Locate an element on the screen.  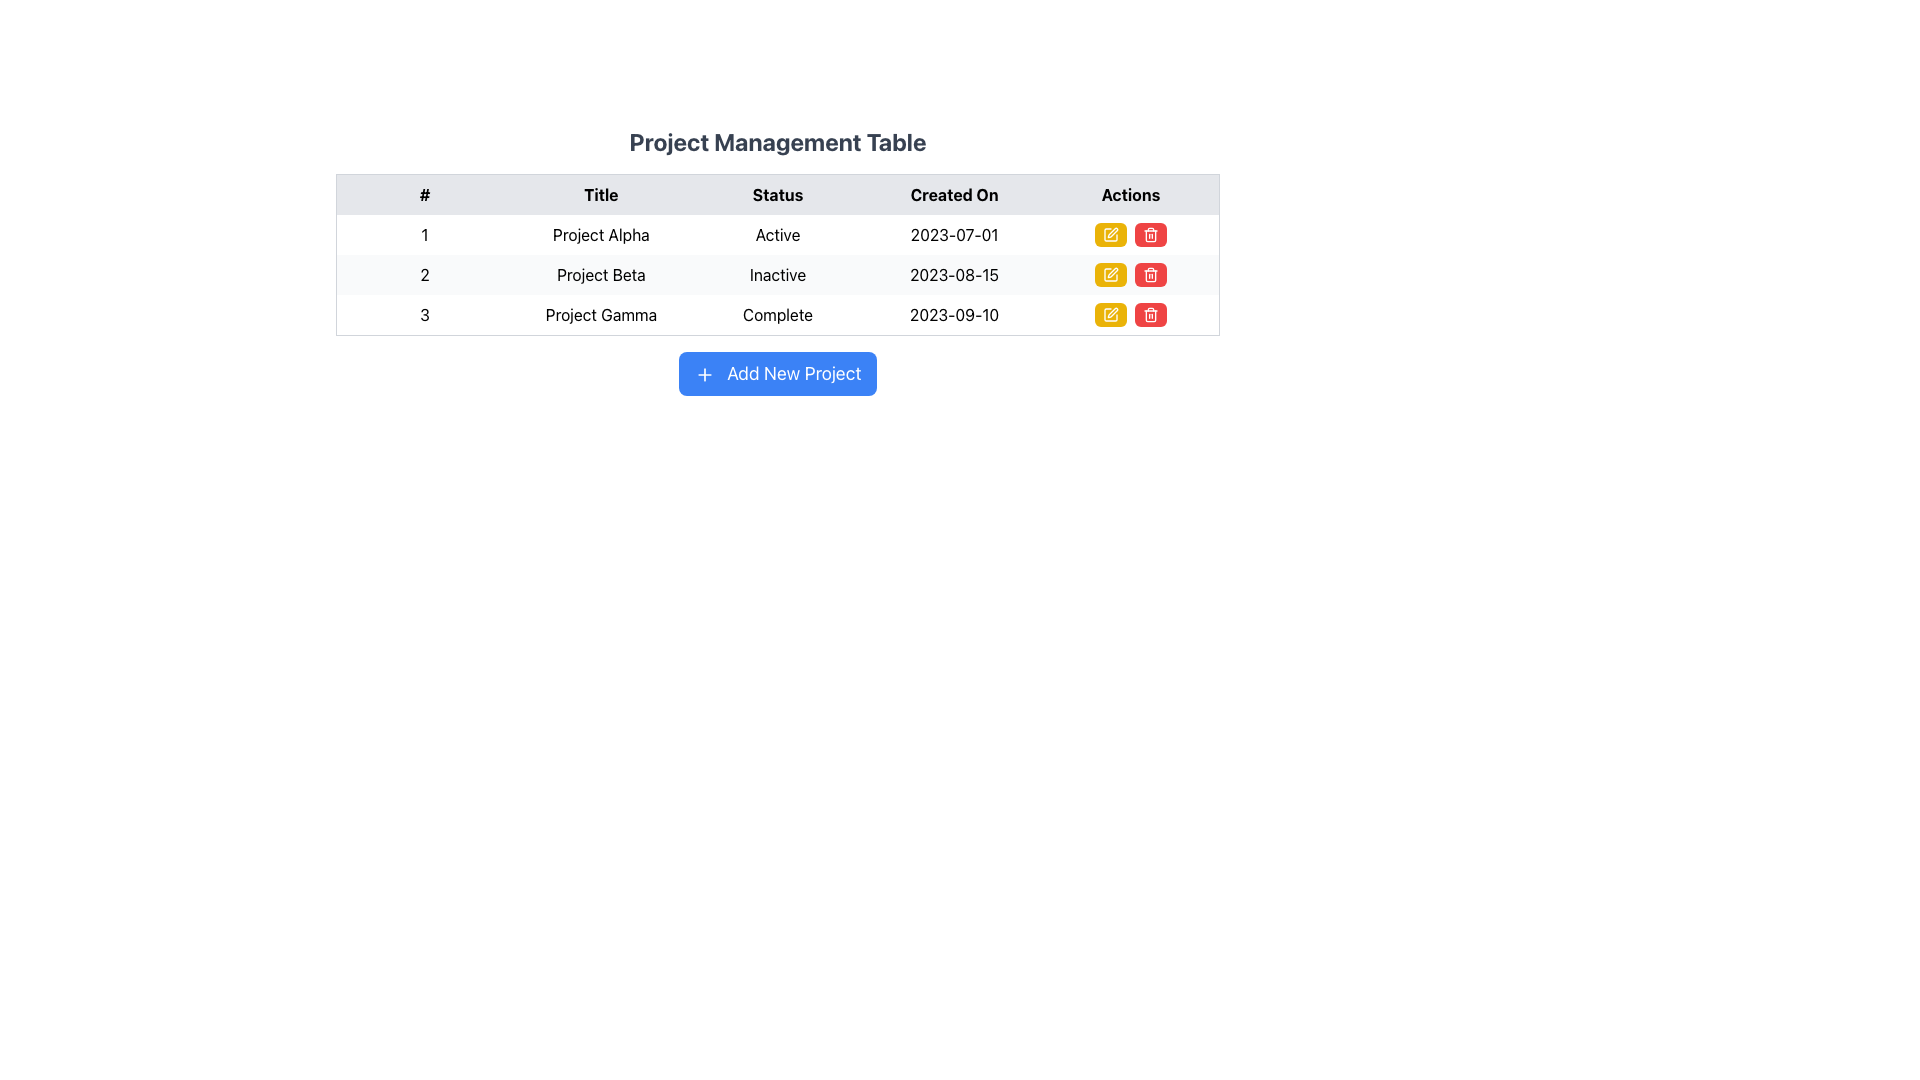
the trash can icon in the 'Actions' column for 'Project Alpha' is located at coordinates (1150, 235).